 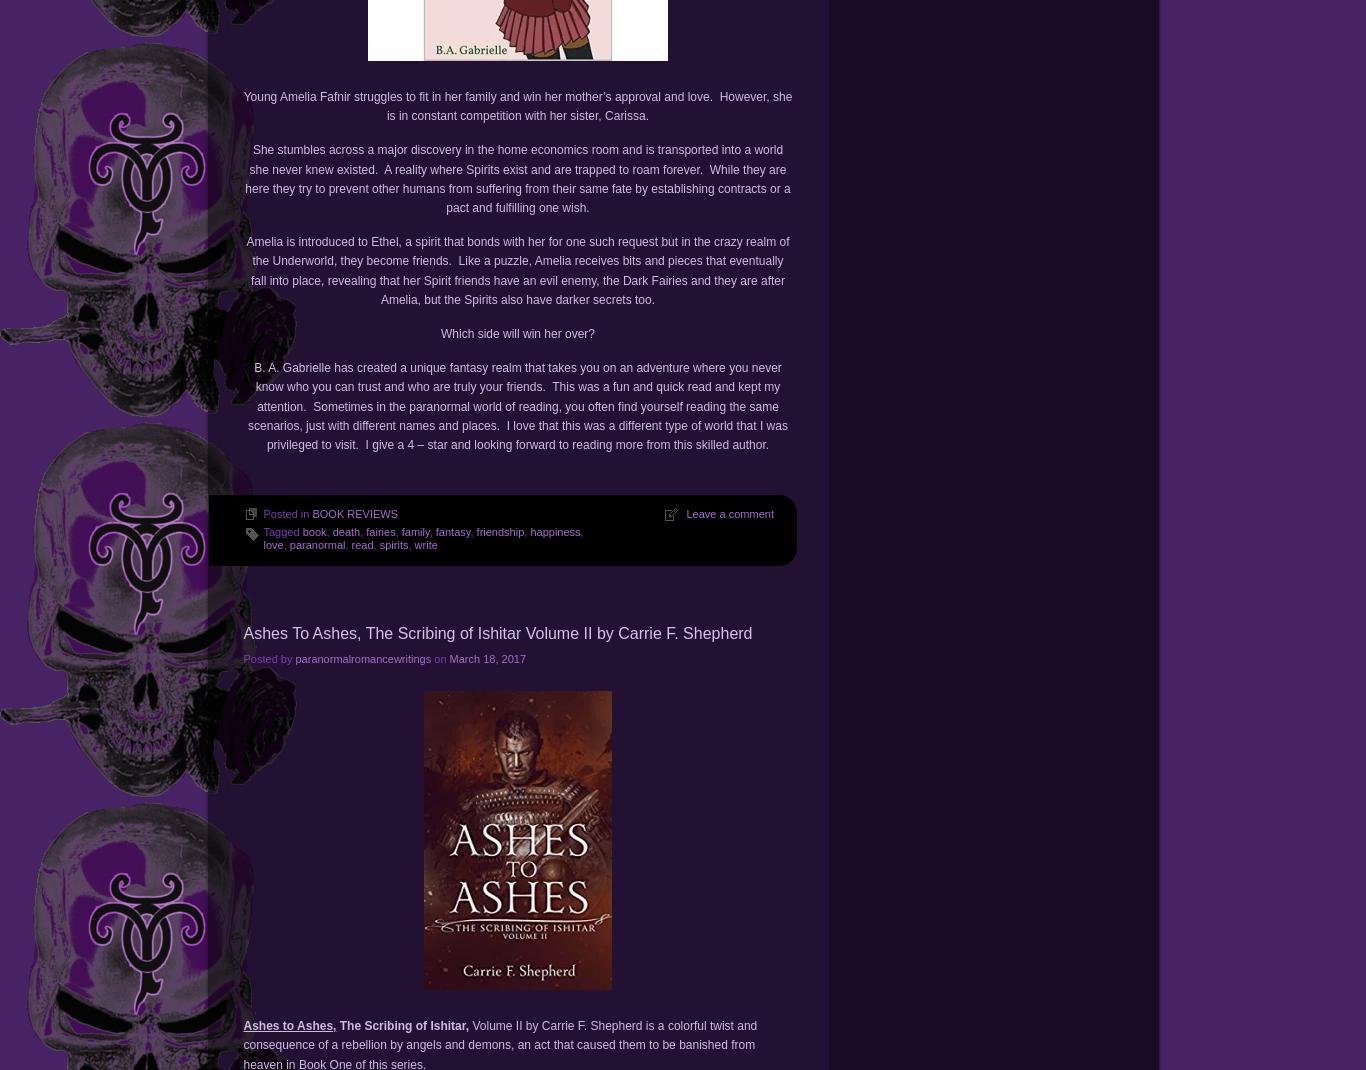 What do you see at coordinates (517, 332) in the screenshot?
I see `'Which side will win her over?'` at bounding box center [517, 332].